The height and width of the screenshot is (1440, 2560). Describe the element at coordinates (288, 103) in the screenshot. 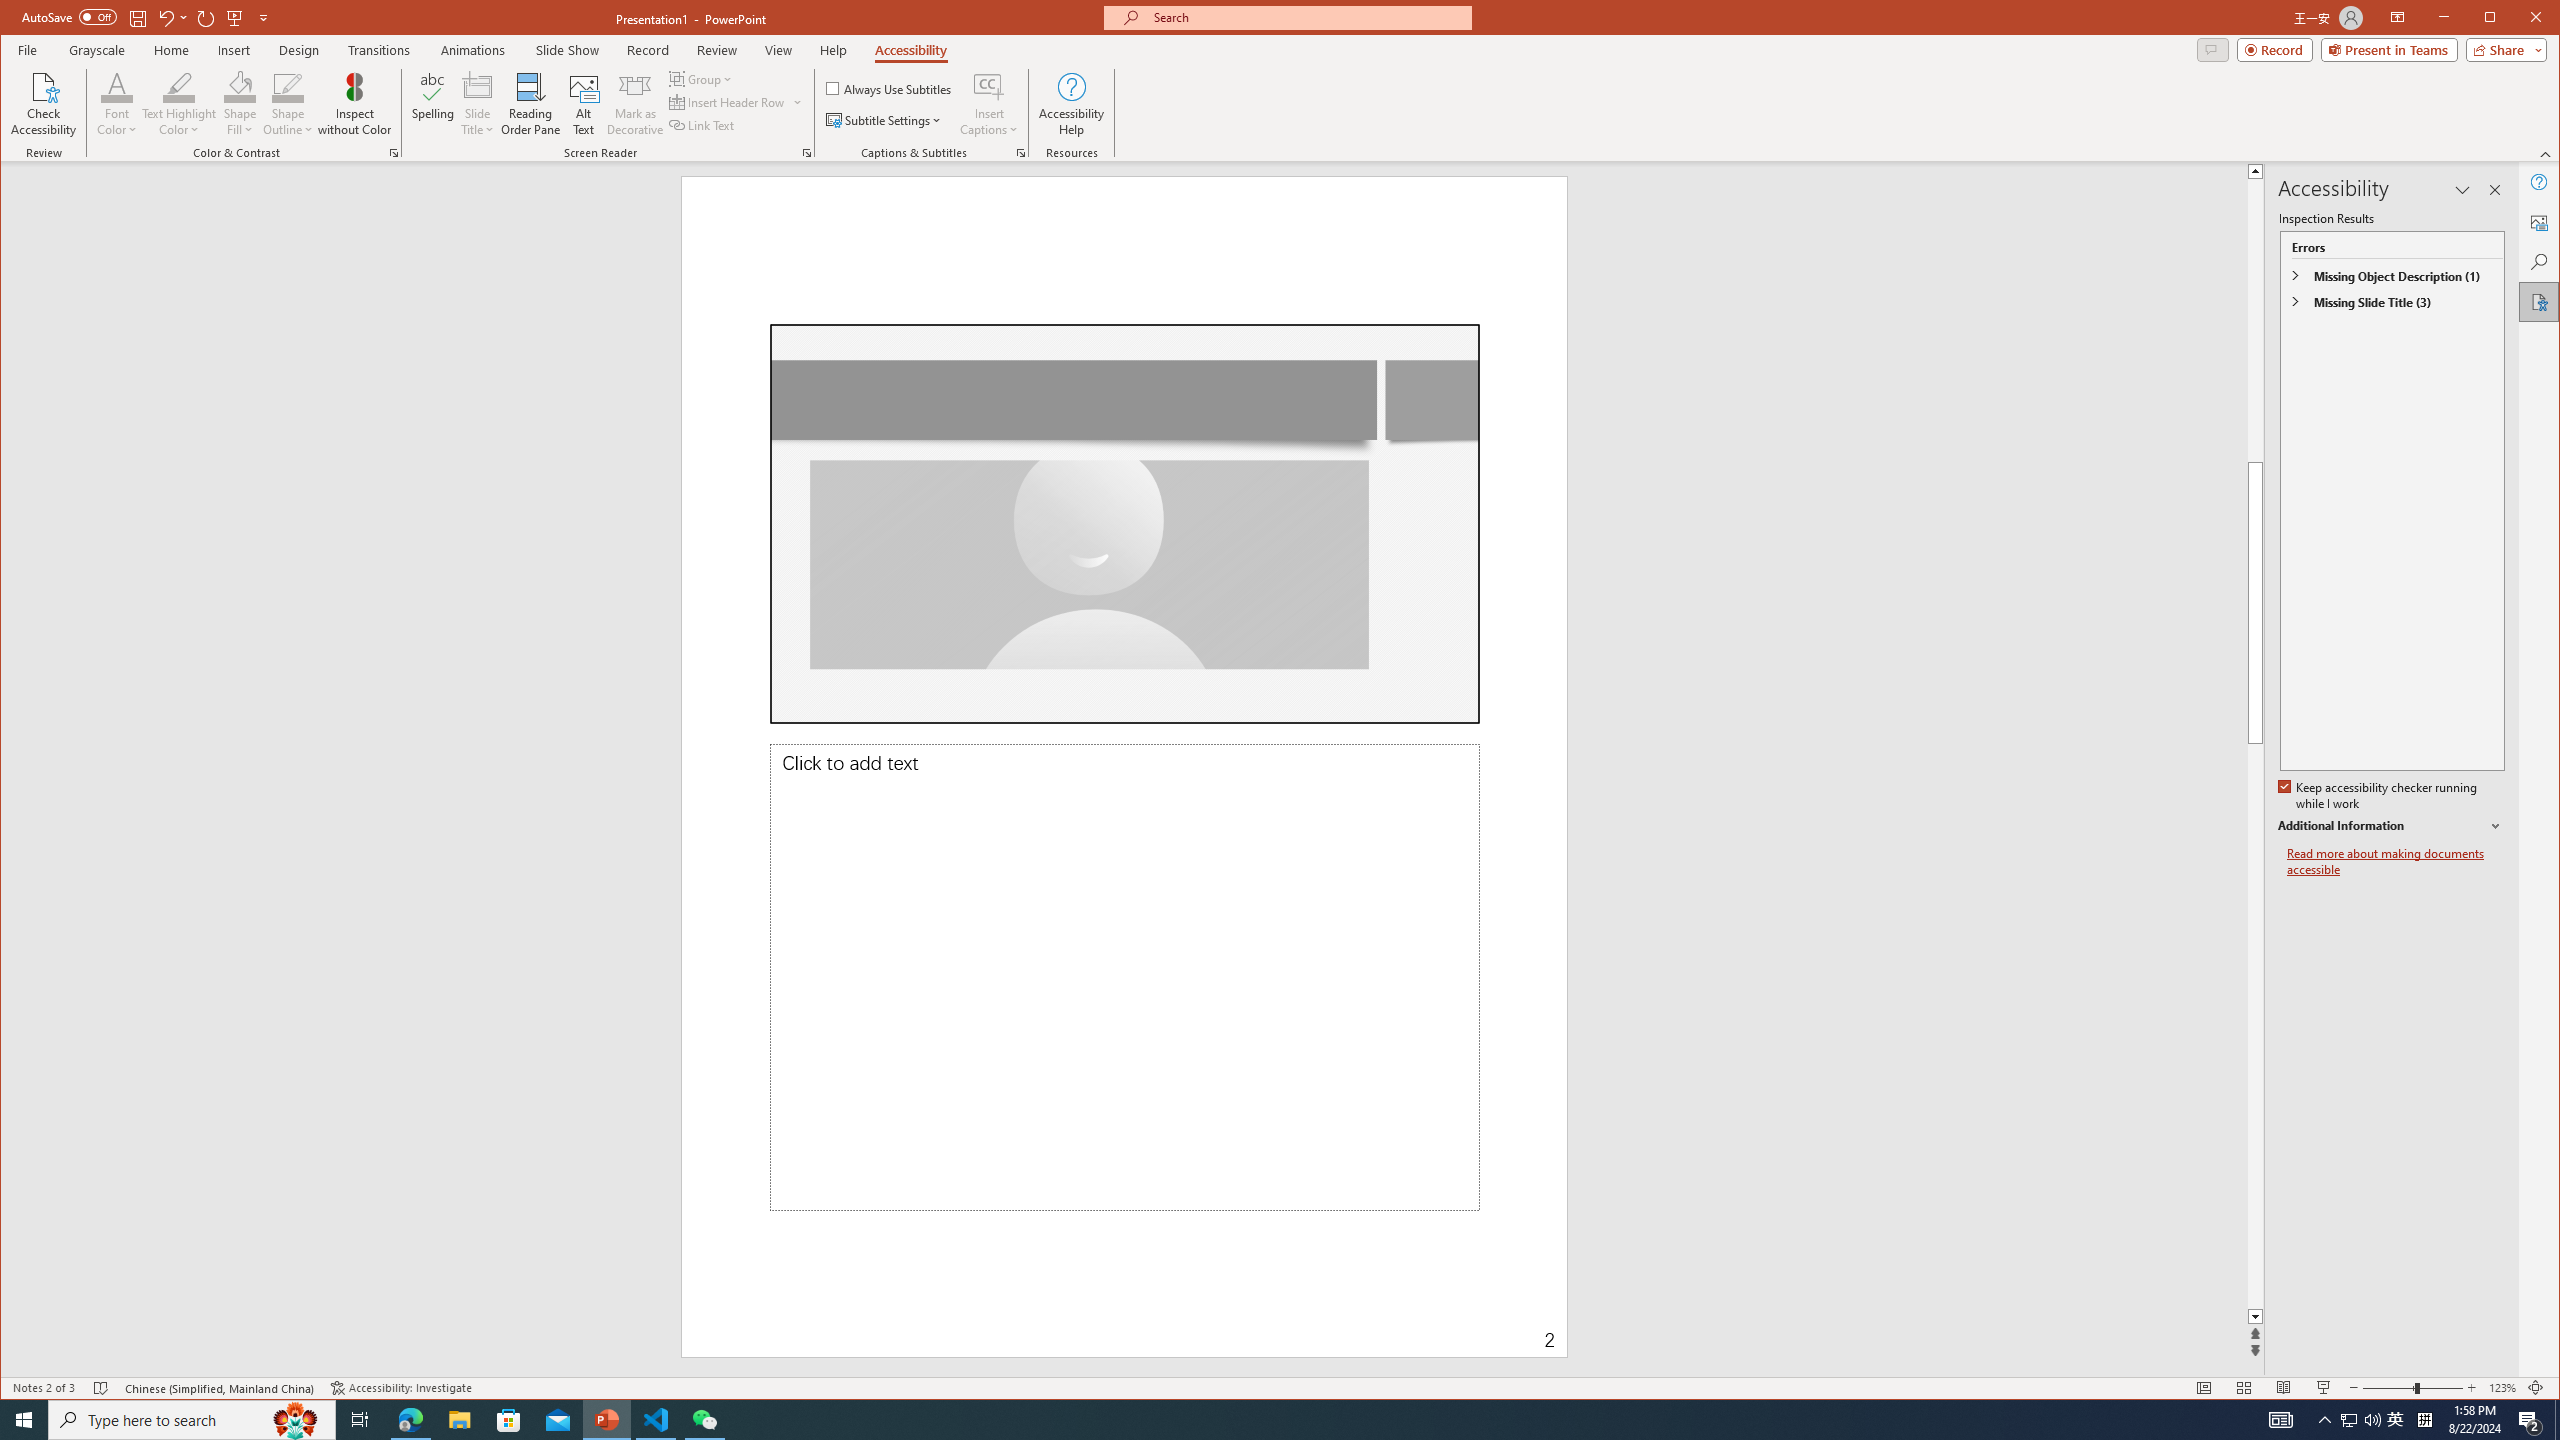

I see `'Shape Outline'` at that location.